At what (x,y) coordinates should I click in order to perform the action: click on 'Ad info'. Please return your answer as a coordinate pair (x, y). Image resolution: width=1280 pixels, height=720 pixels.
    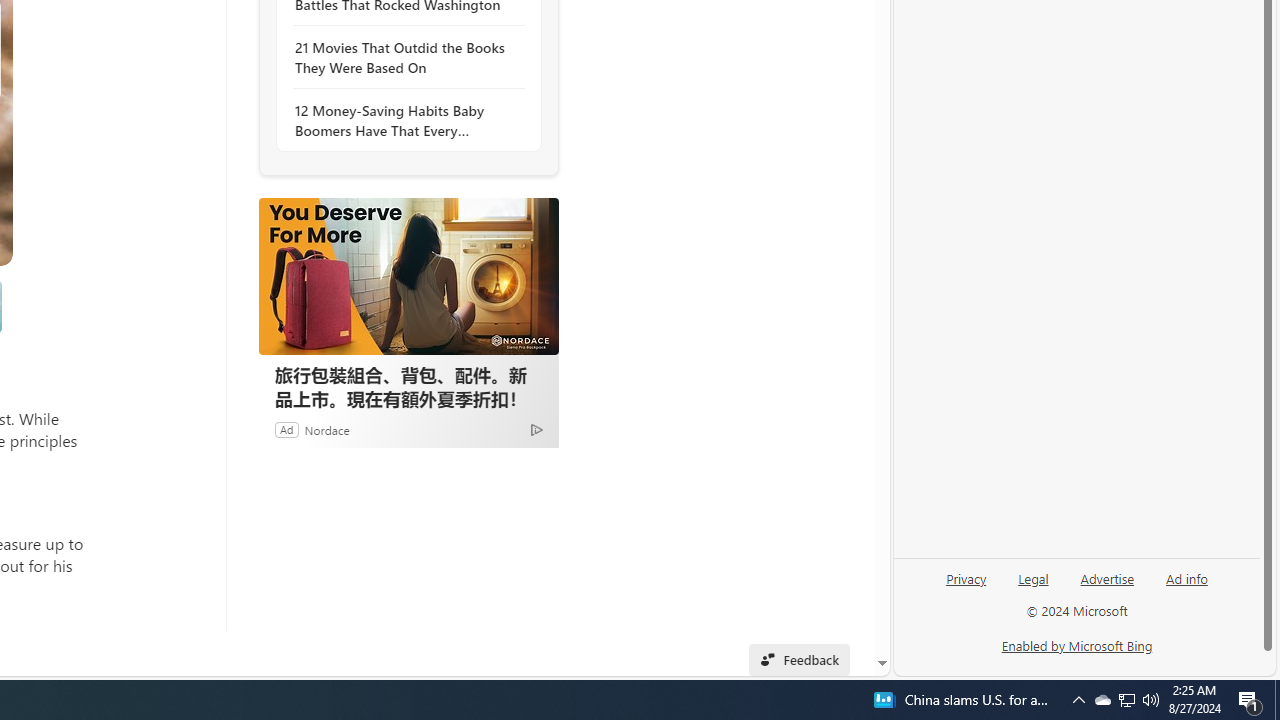
    Looking at the image, I should click on (1187, 577).